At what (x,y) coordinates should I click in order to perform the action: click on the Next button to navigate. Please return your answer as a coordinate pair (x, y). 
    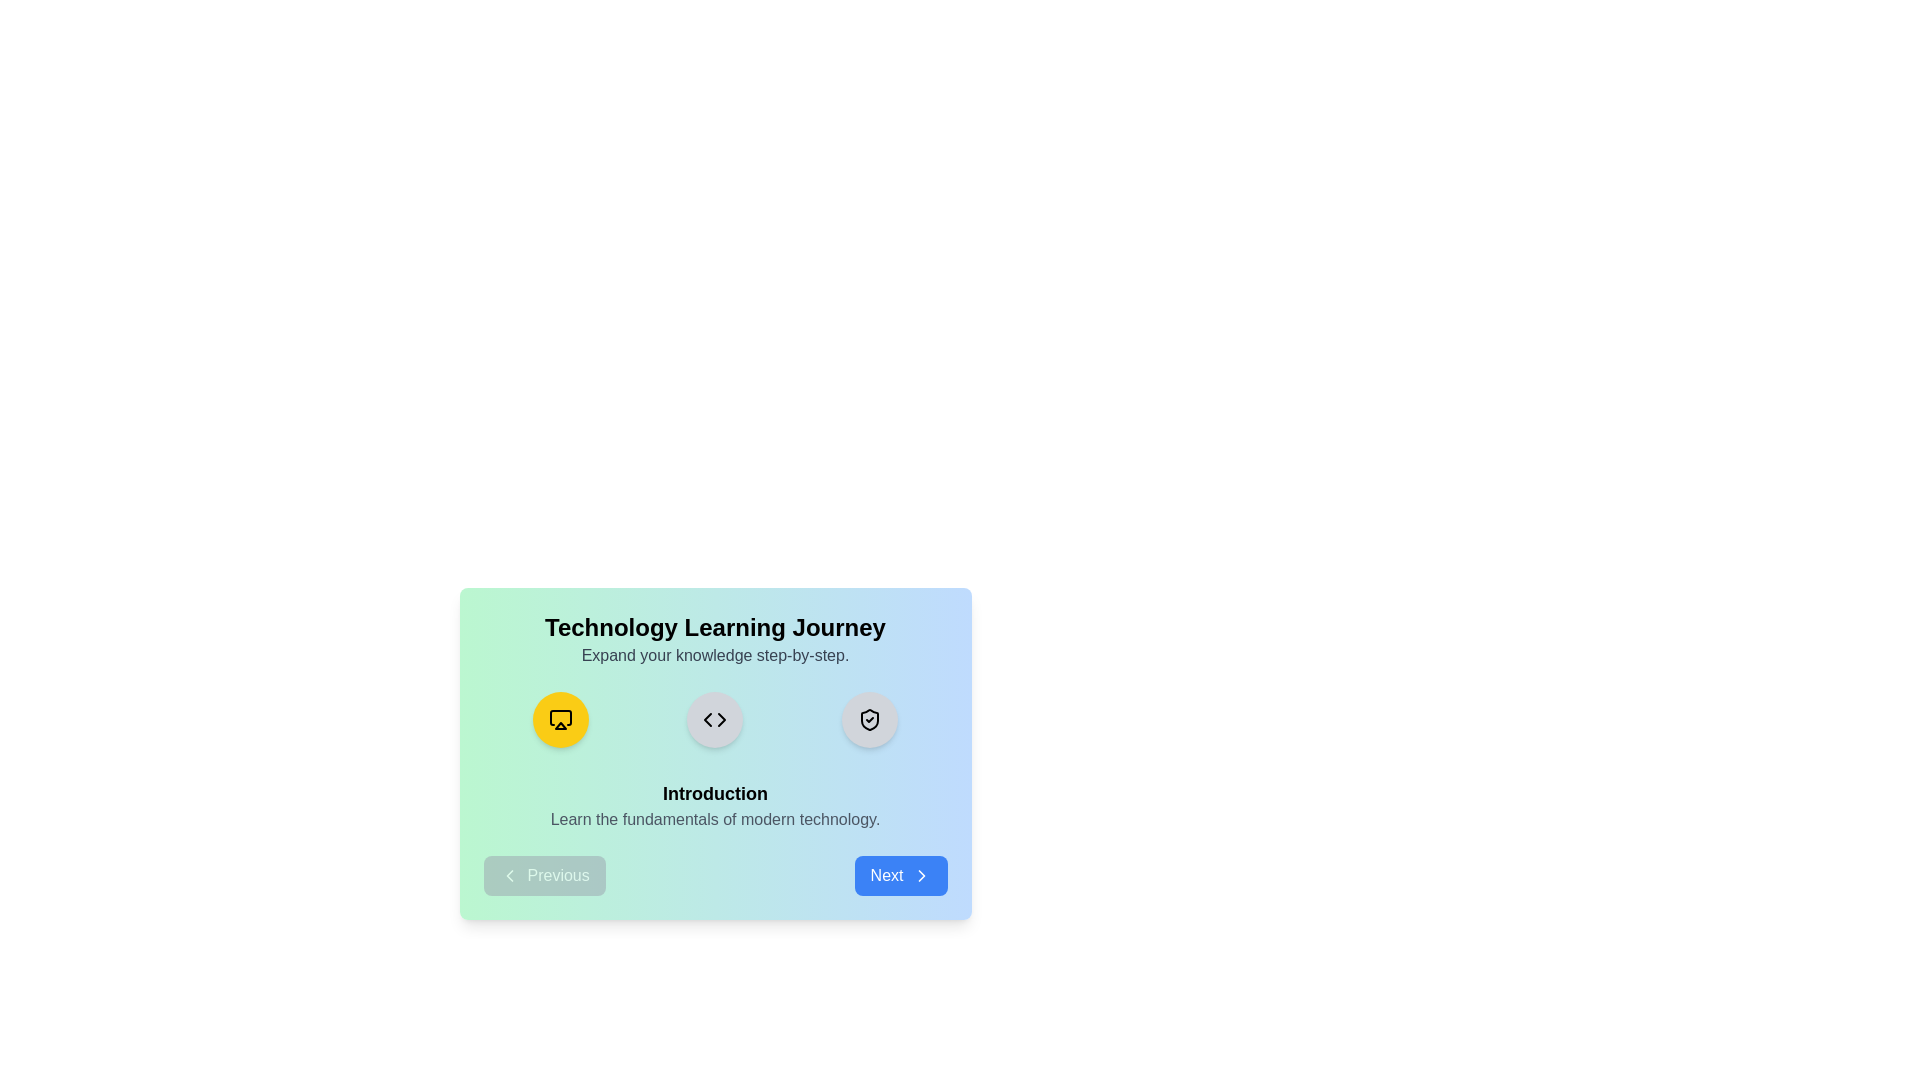
    Looking at the image, I should click on (900, 874).